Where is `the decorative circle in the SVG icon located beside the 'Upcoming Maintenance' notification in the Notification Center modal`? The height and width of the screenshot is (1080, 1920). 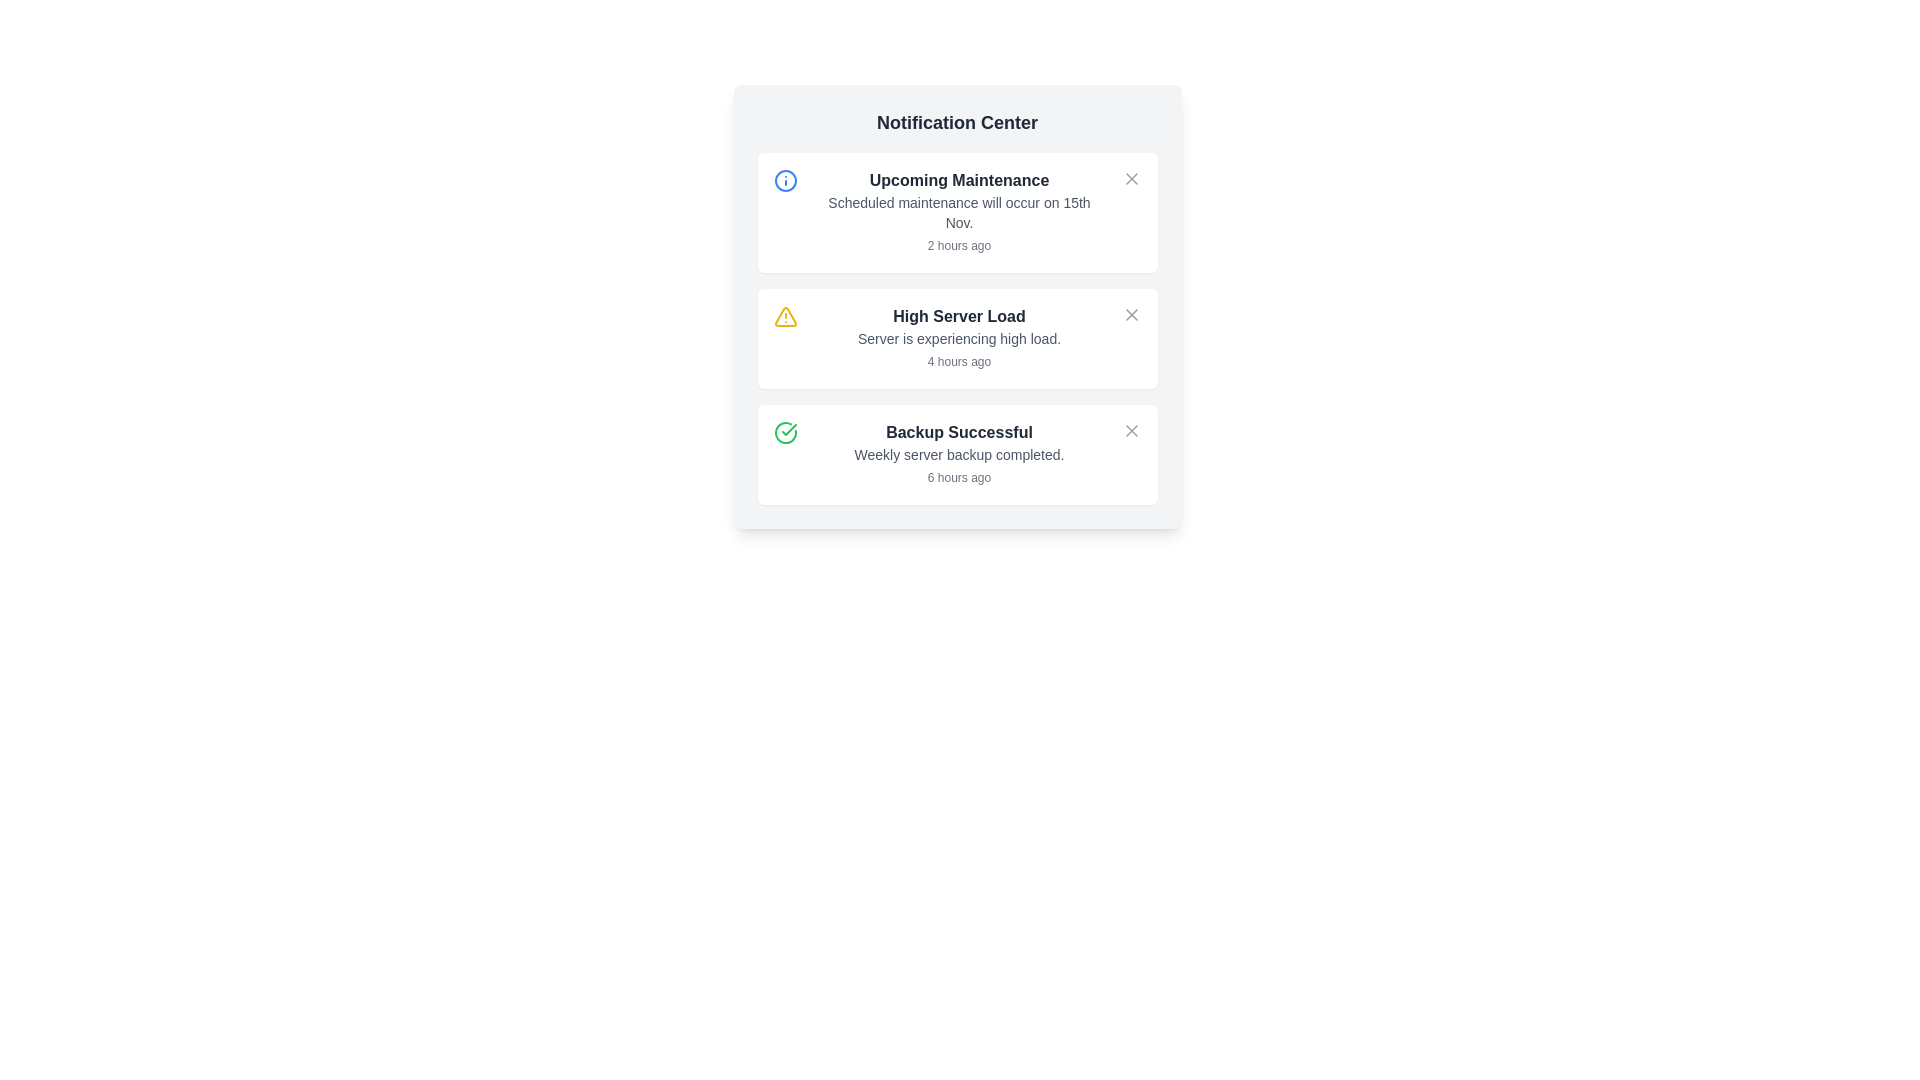
the decorative circle in the SVG icon located beside the 'Upcoming Maintenance' notification in the Notification Center modal is located at coordinates (784, 181).